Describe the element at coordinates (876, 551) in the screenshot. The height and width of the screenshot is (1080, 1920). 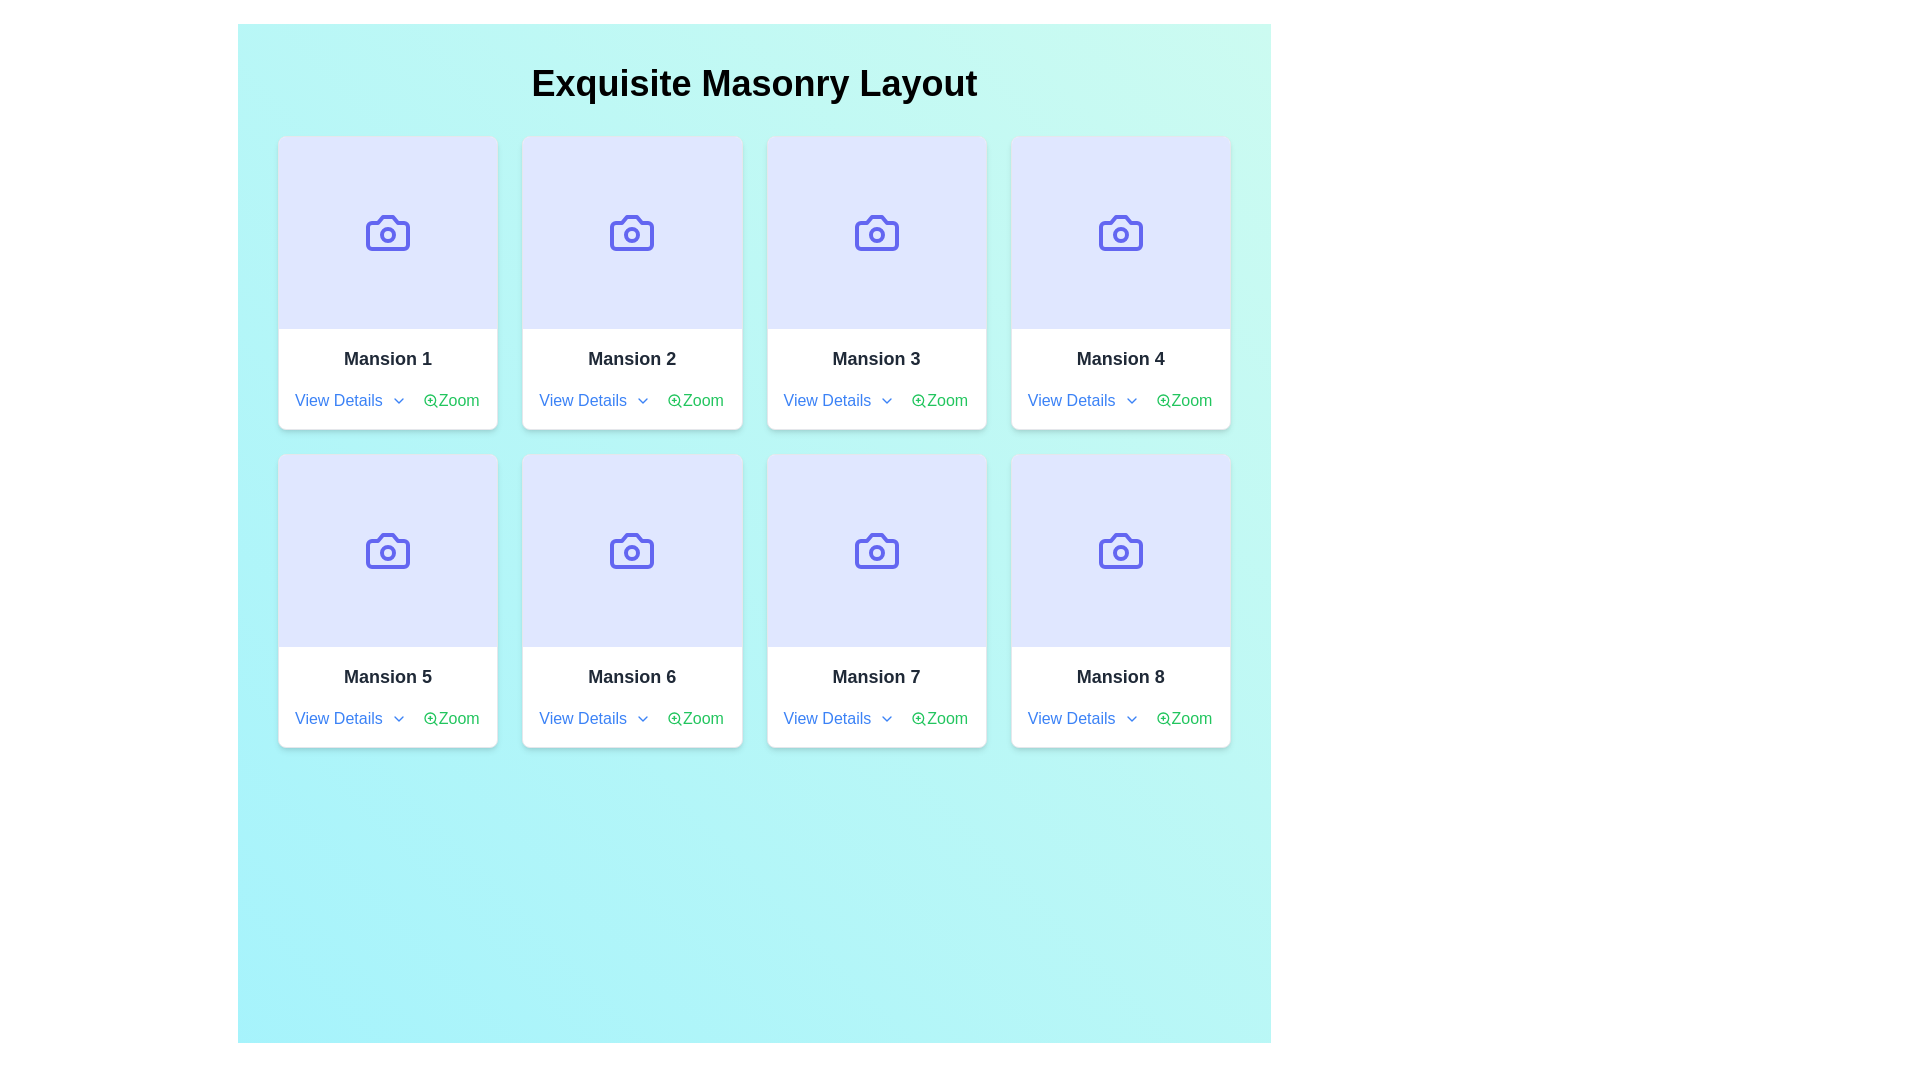
I see `the decorative part of the camera icon within the tile labeled 'Mansion 7', located in the second row and third column of the grid layout` at that location.